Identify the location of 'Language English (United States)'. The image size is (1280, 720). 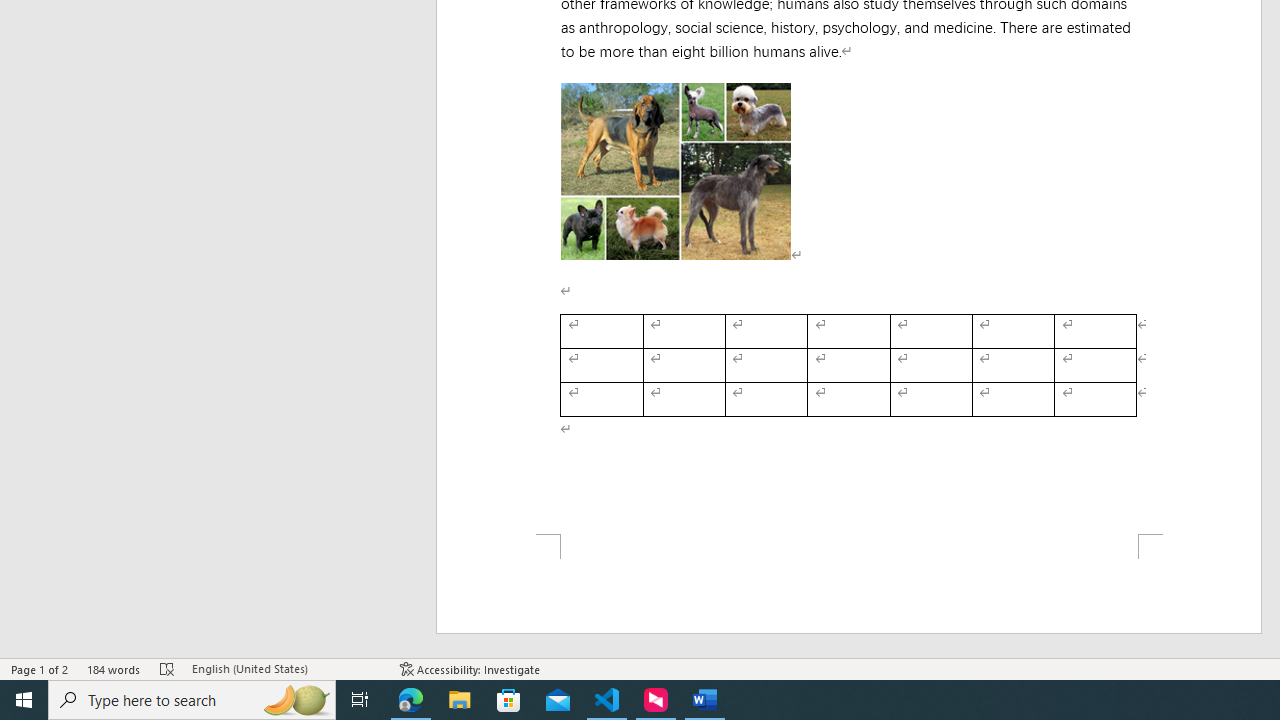
(285, 669).